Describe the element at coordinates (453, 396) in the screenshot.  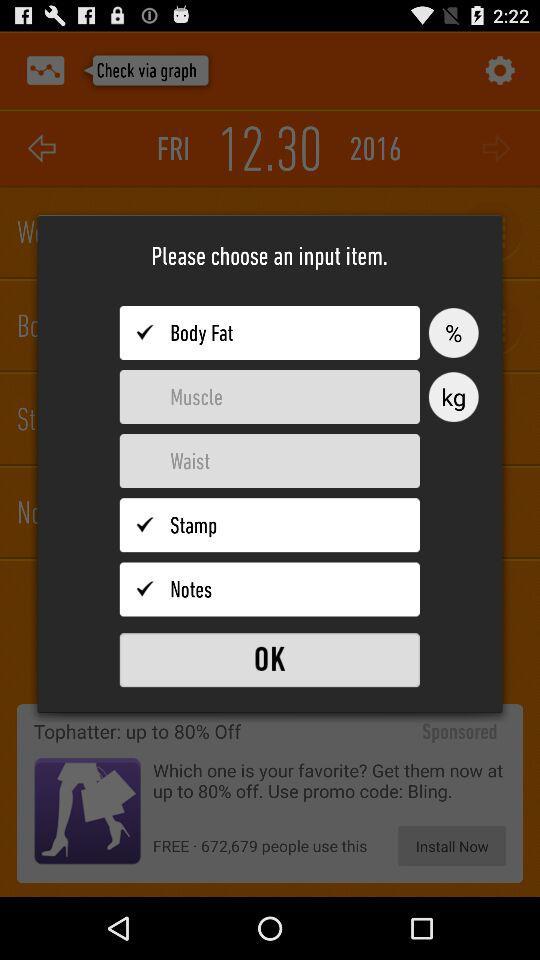
I see `the kg` at that location.